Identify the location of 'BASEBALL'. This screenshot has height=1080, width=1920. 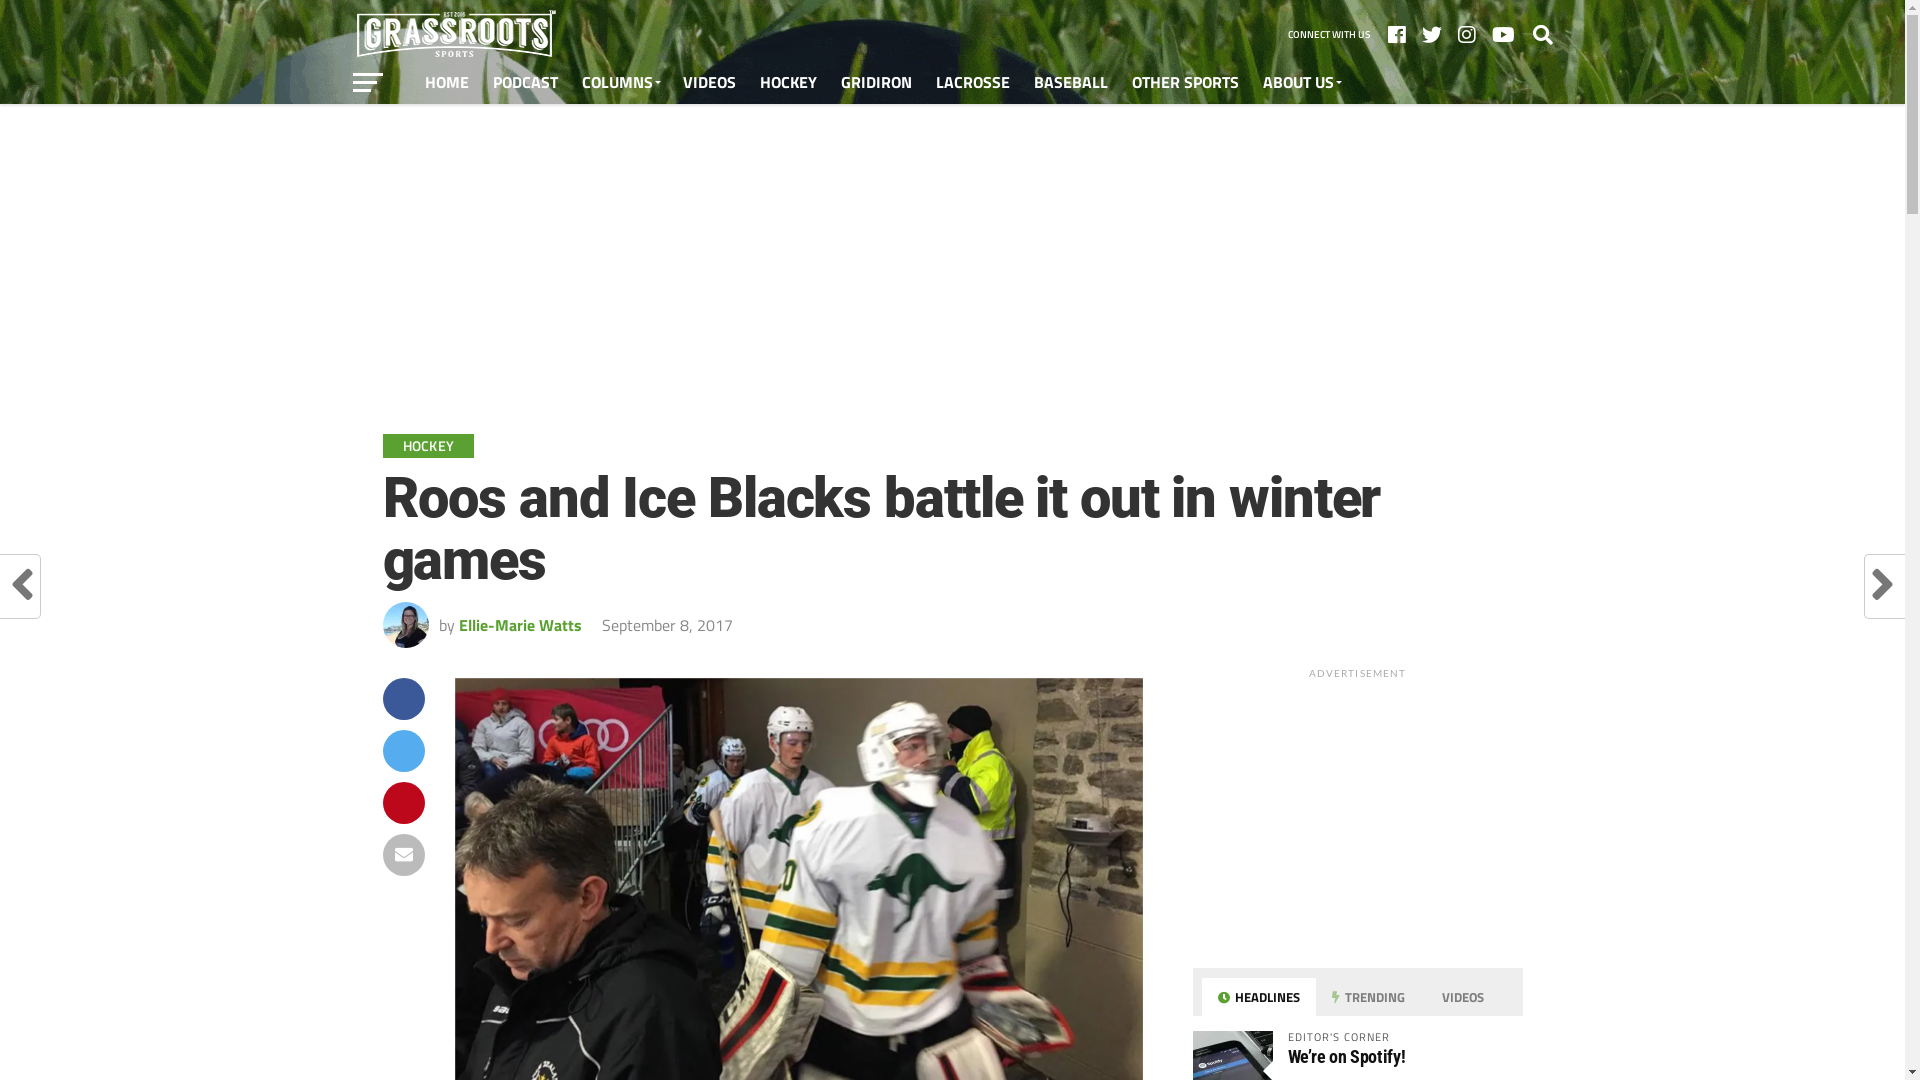
(1069, 80).